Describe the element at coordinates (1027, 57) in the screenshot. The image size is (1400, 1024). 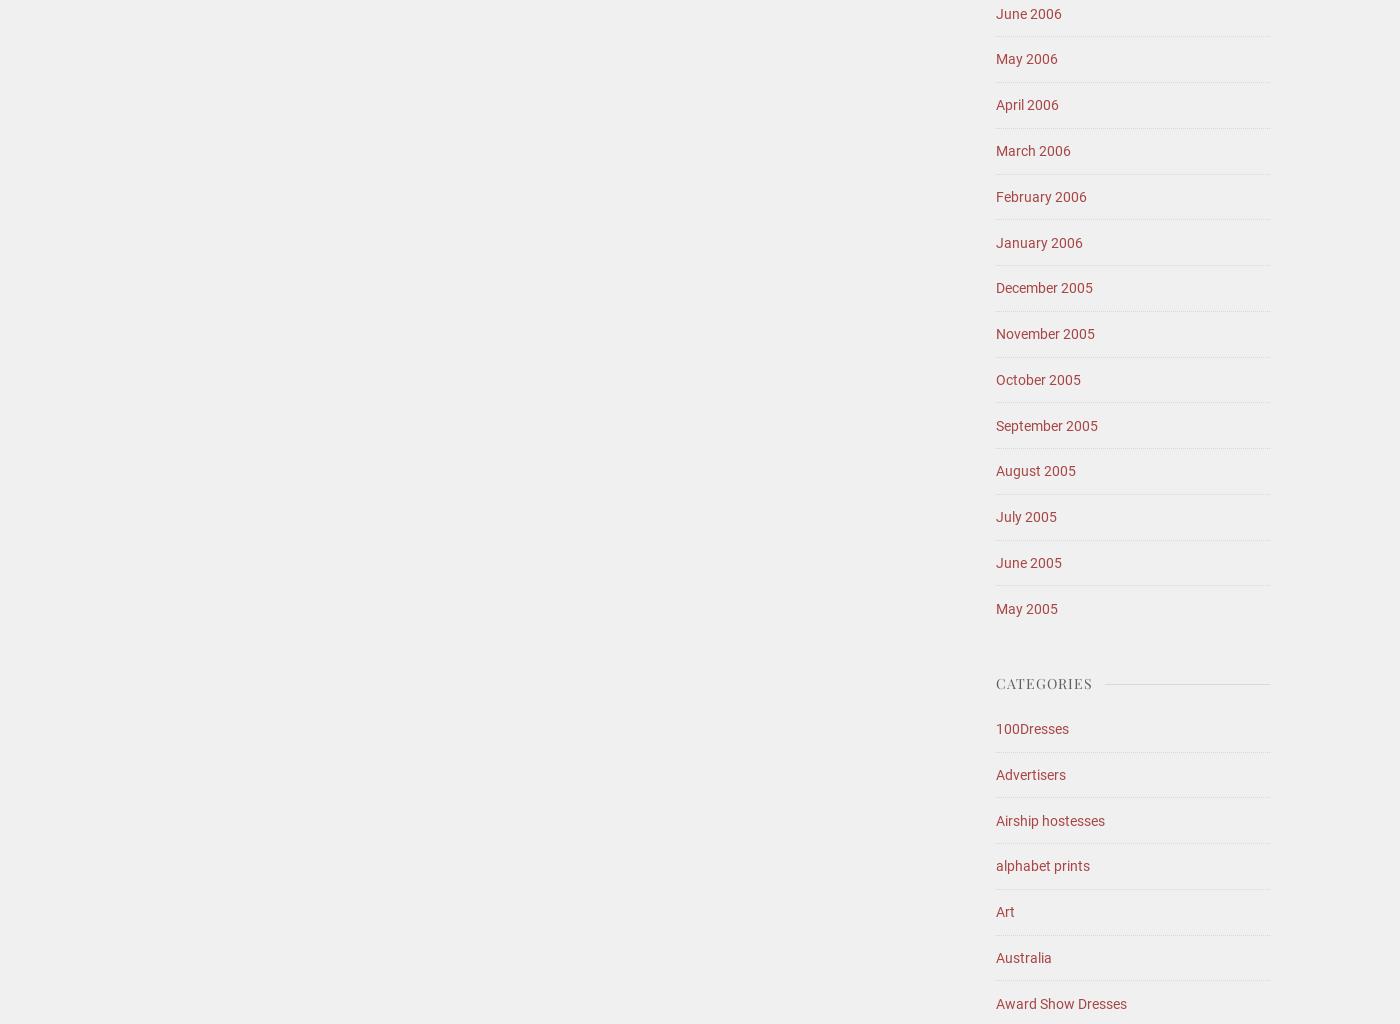
I see `'May 2006'` at that location.